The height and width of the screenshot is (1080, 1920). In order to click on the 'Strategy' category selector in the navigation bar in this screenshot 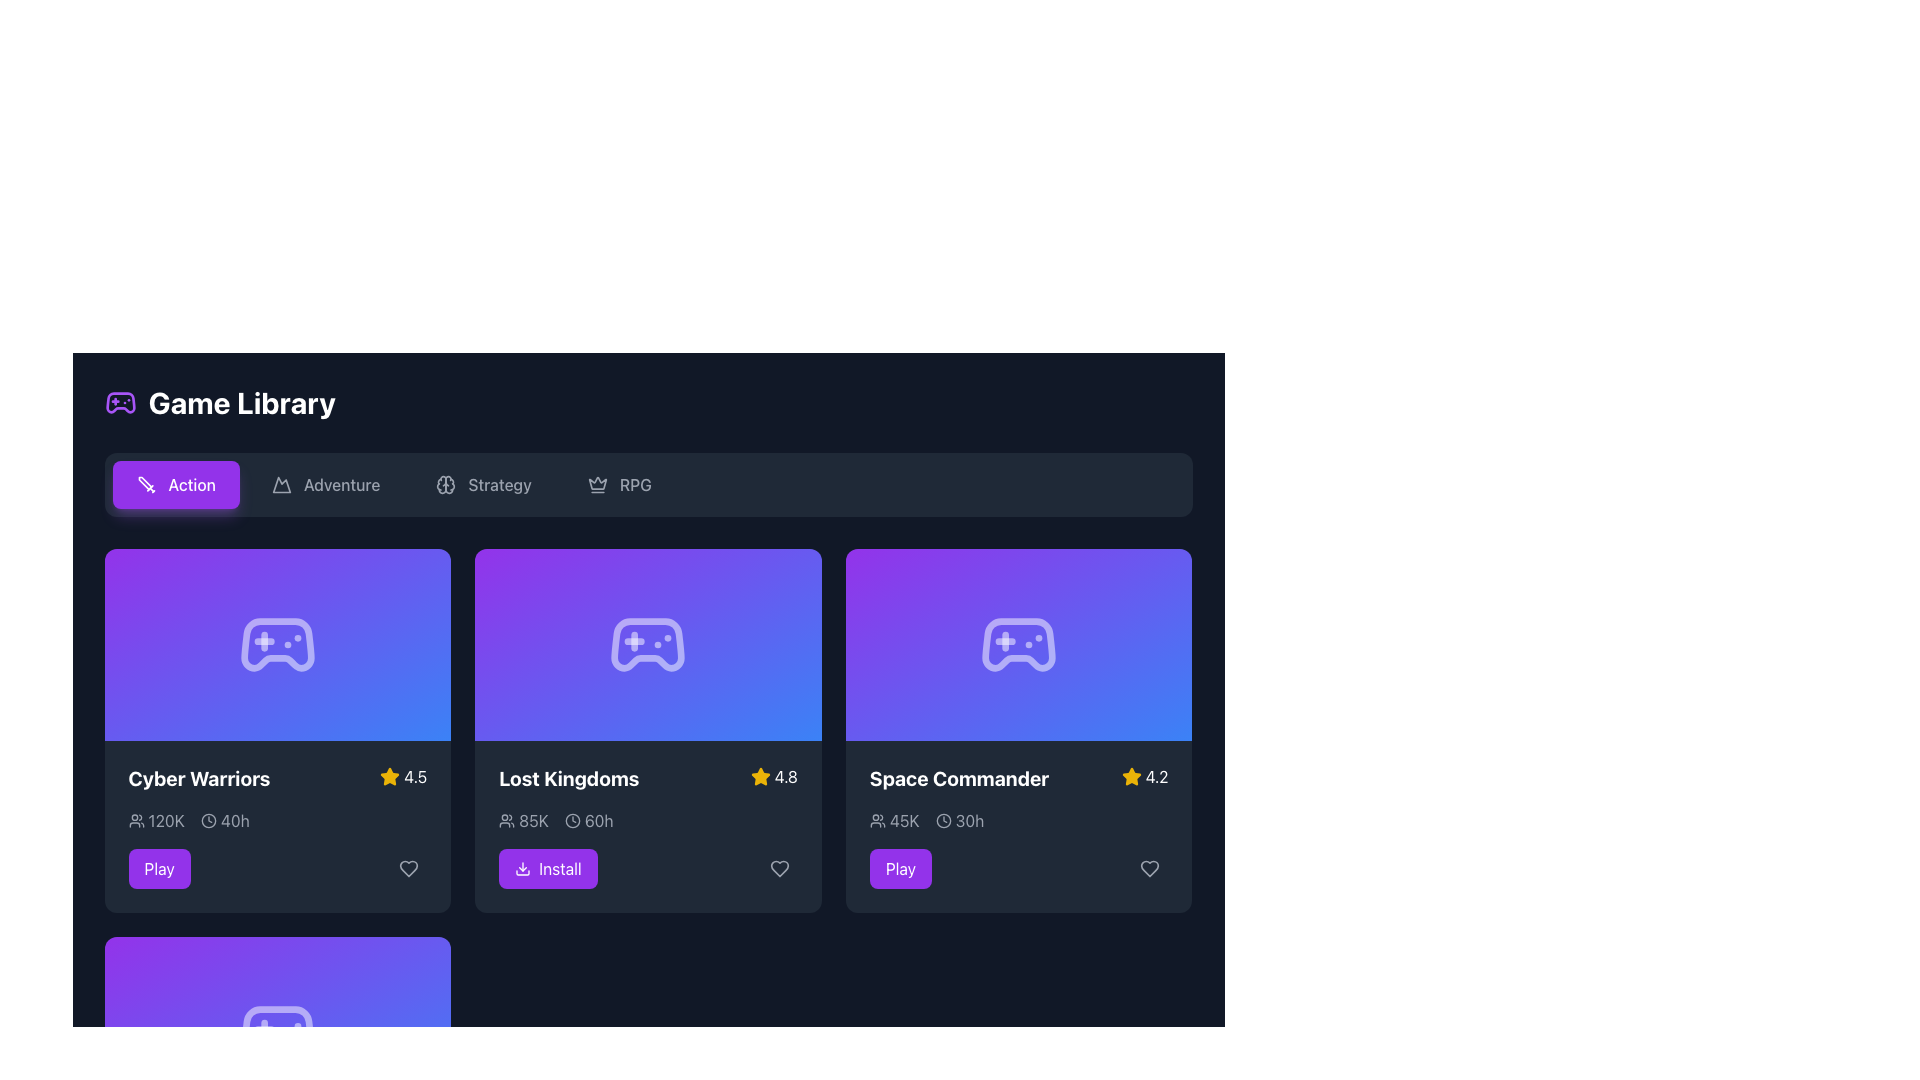, I will do `click(499, 485)`.